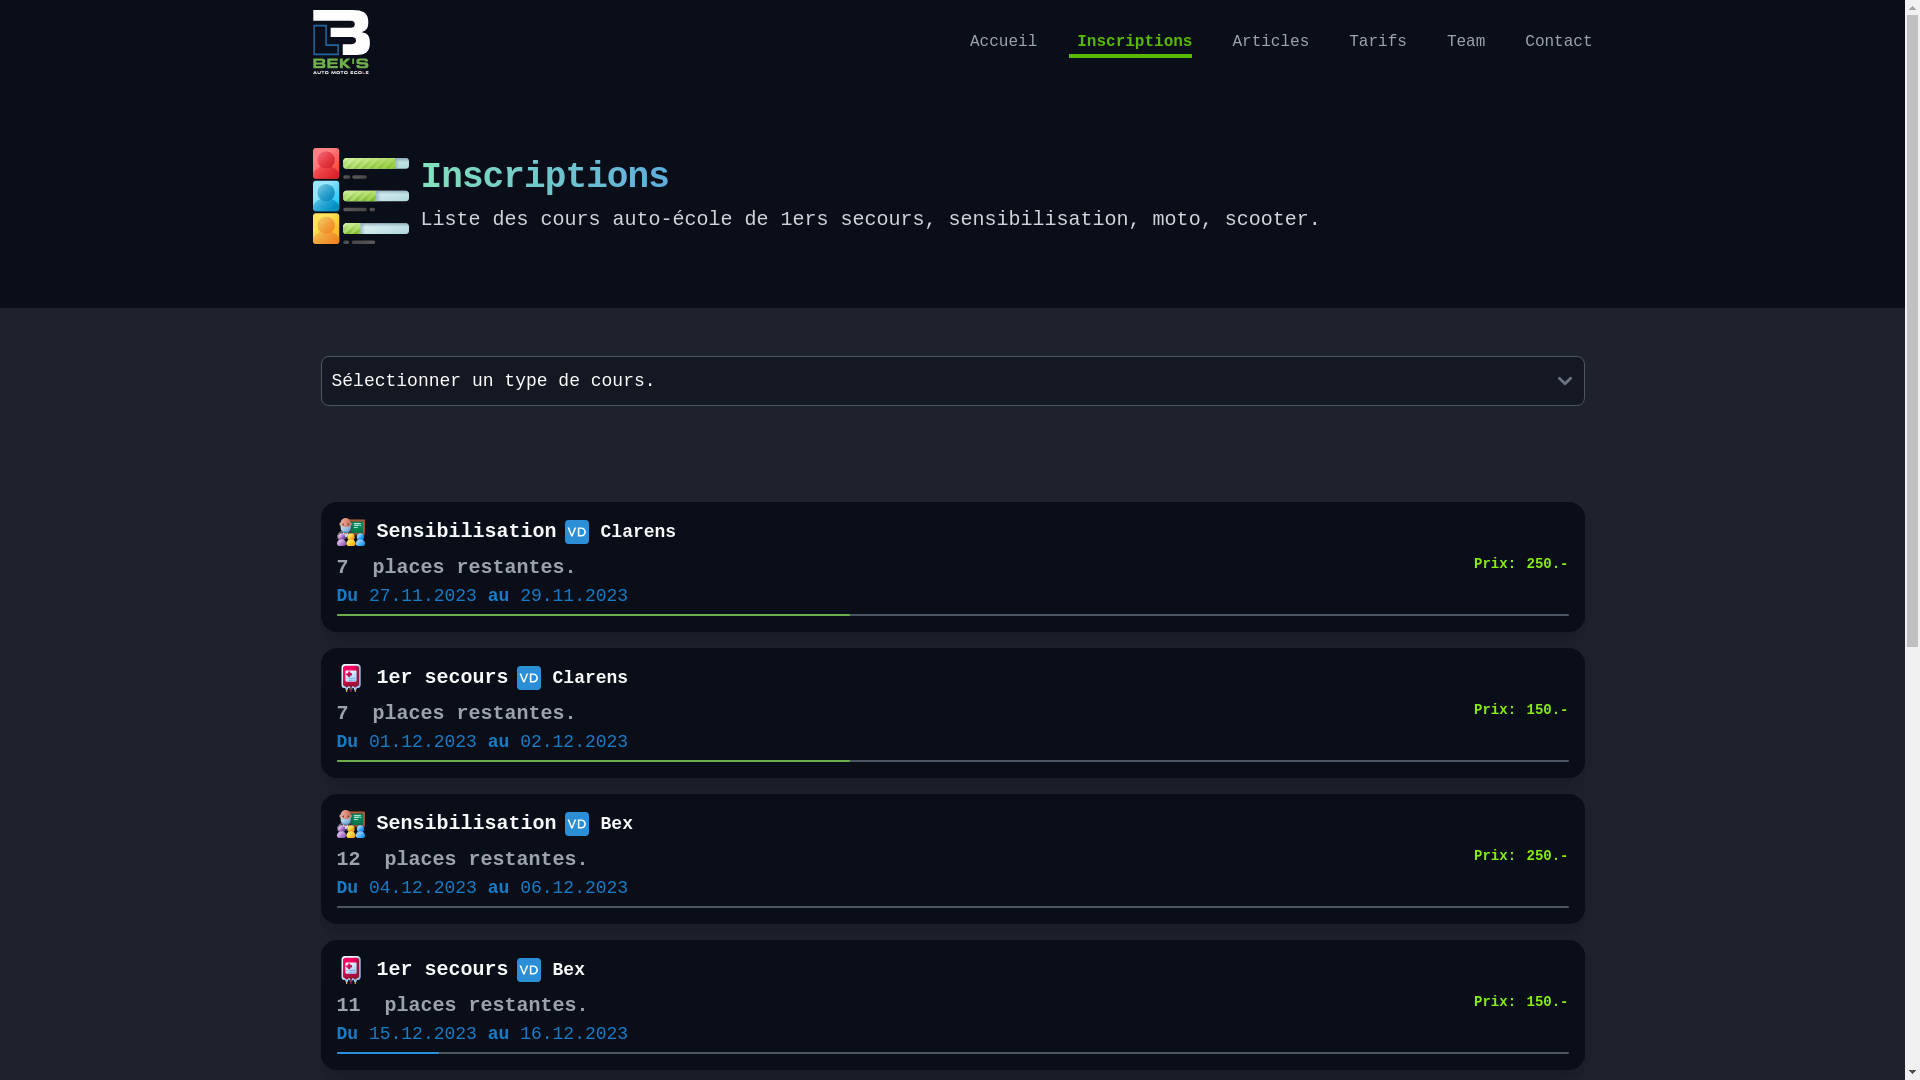 Image resolution: width=1920 pixels, height=1080 pixels. I want to click on 'Articles', so click(1265, 39).